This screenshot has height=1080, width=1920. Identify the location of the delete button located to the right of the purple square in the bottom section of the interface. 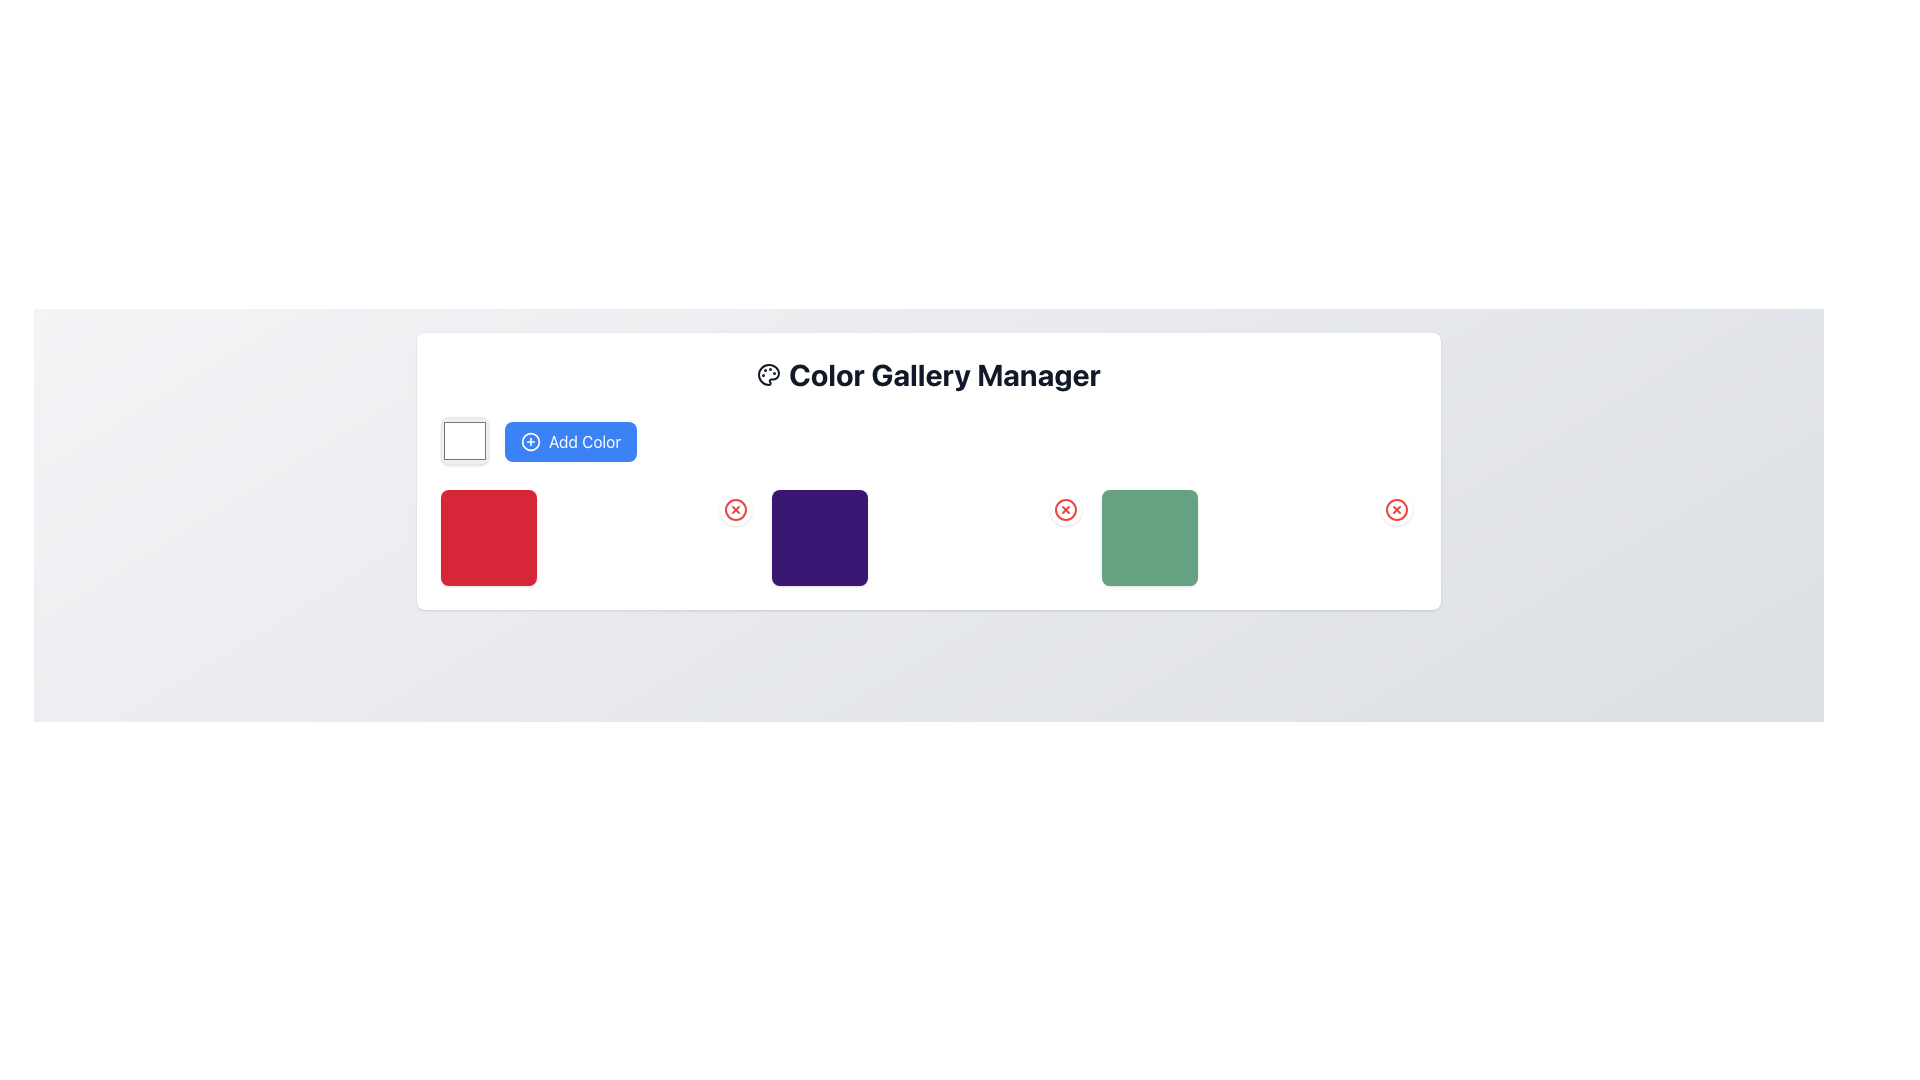
(734, 508).